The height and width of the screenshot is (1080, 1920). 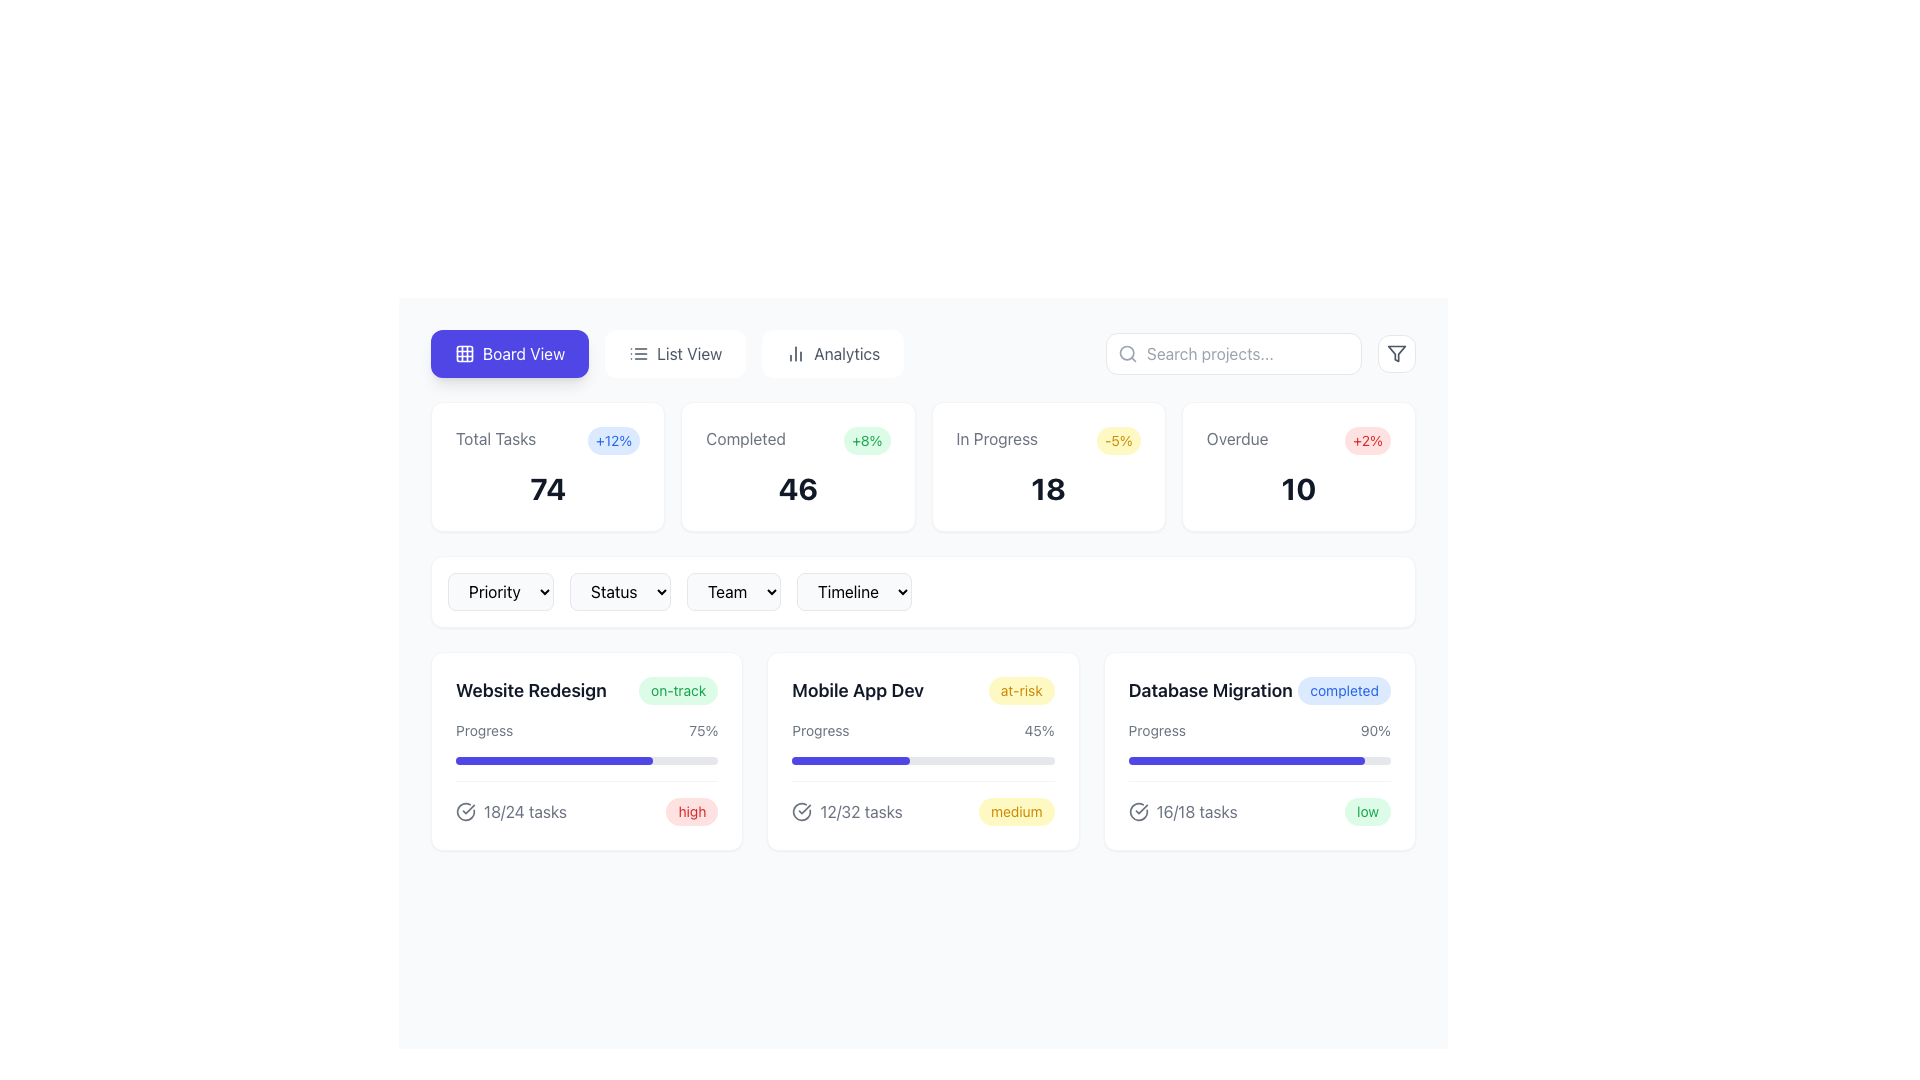 I want to click on the non-interactive text label displaying 'Overdue' in gray color, positioned at the top right section of the dashboard interface, so click(x=1236, y=438).